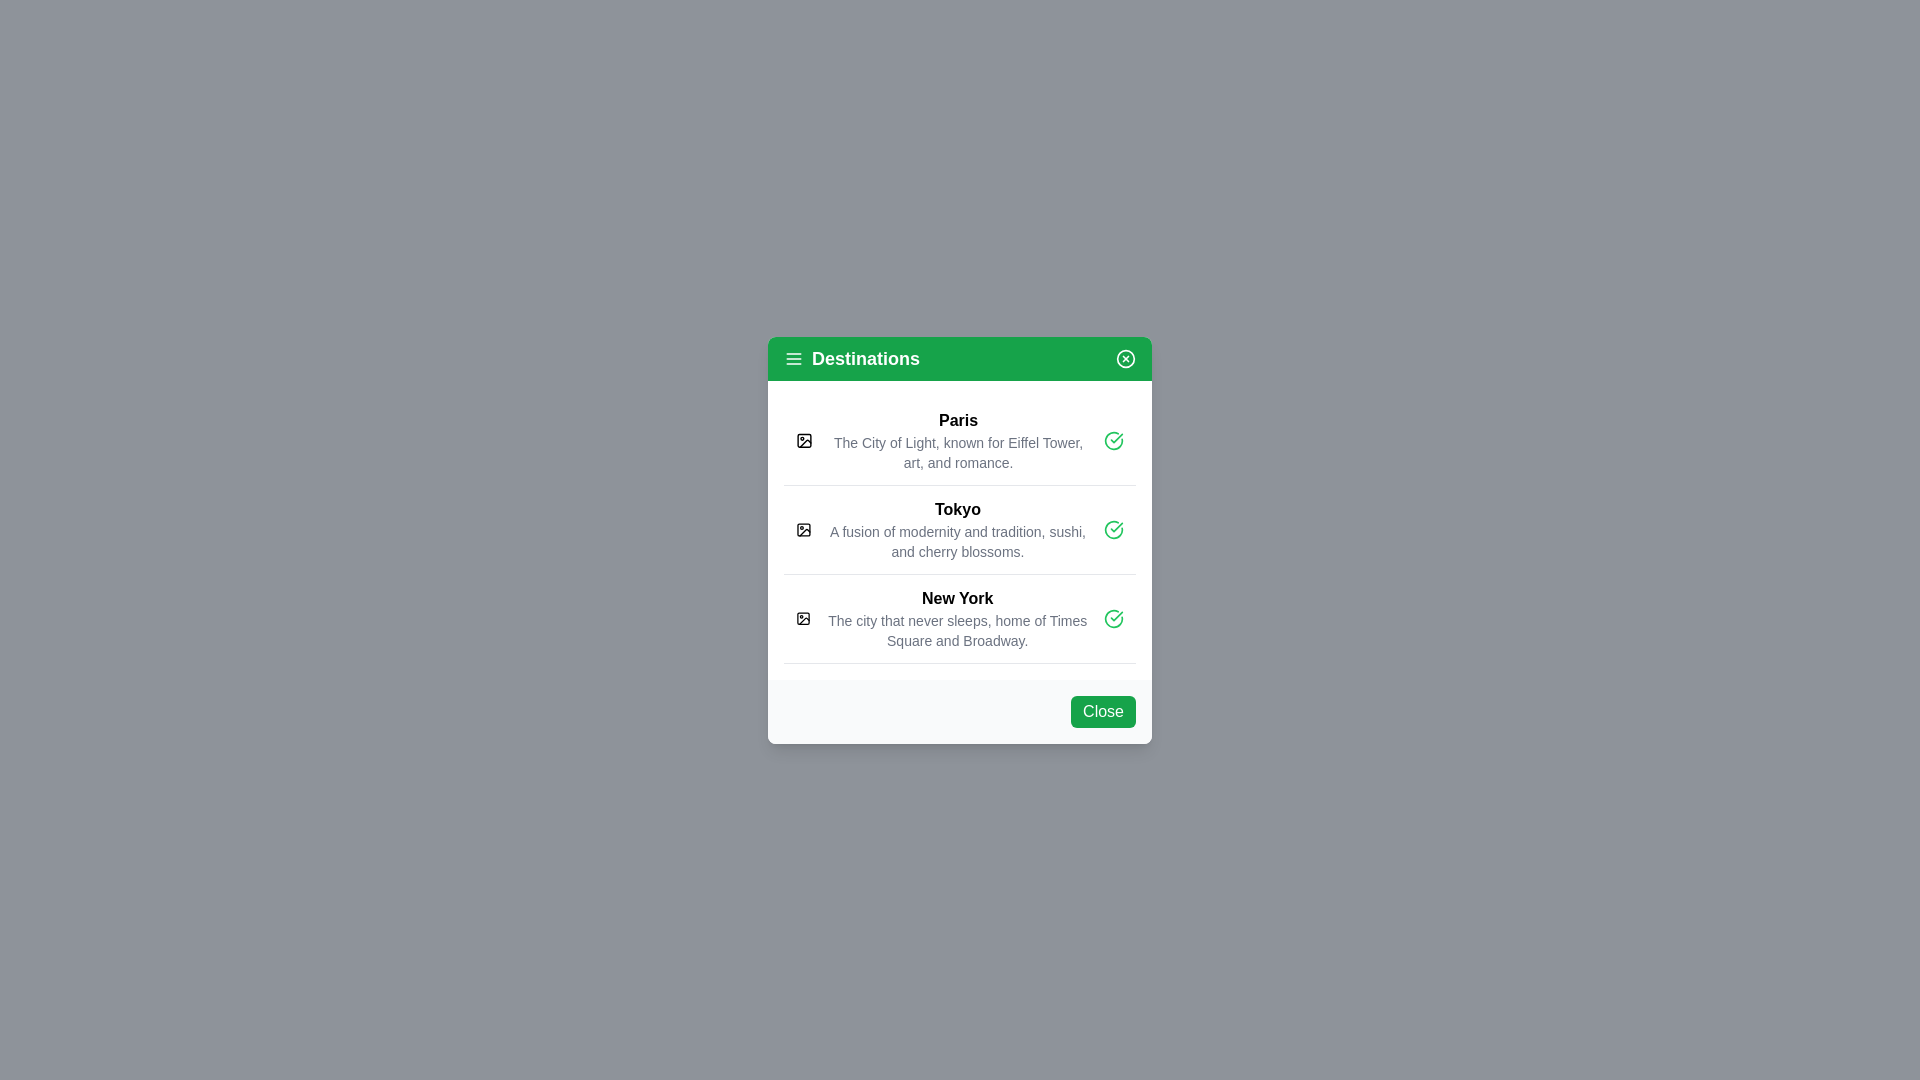 This screenshot has height=1080, width=1920. What do you see at coordinates (792, 357) in the screenshot?
I see `the three-line menu icon located at the top left of the green header bar beside the text 'Destinations'` at bounding box center [792, 357].